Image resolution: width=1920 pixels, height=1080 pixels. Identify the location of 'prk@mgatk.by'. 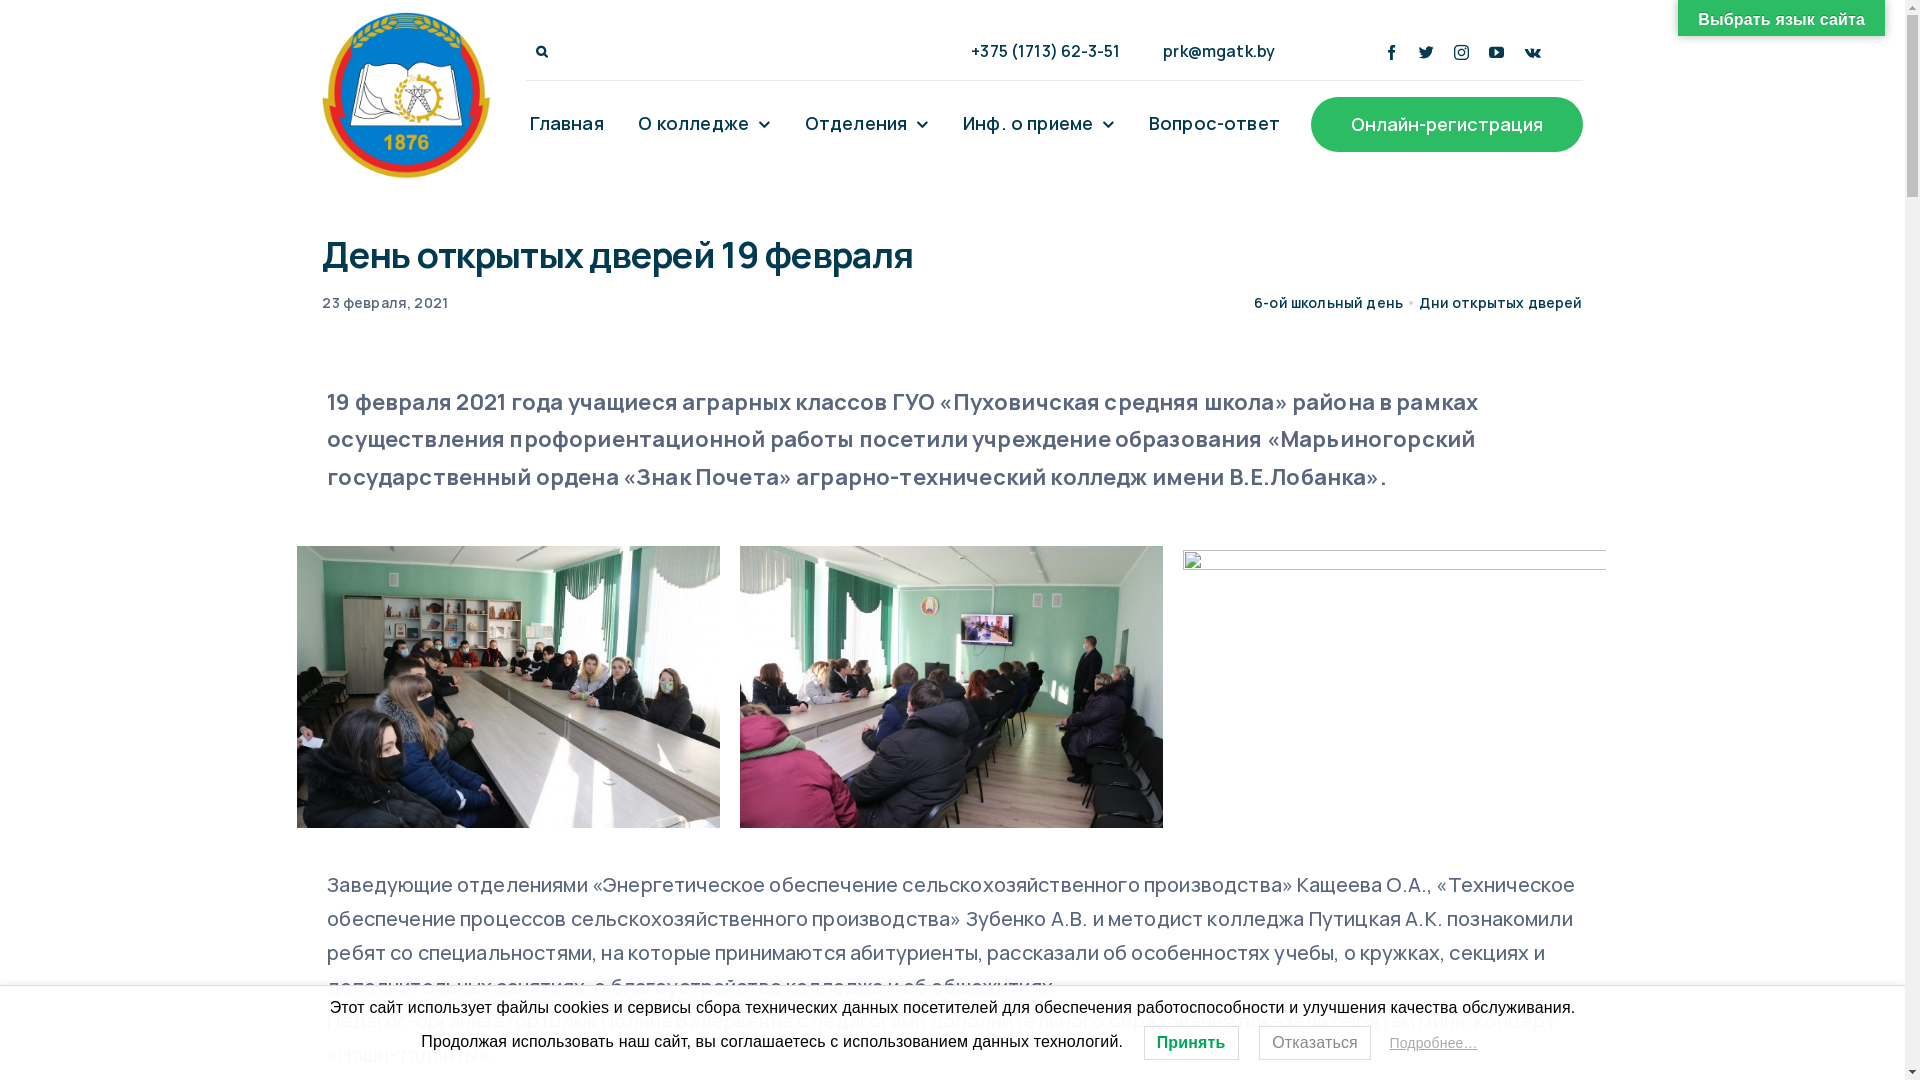
(1209, 50).